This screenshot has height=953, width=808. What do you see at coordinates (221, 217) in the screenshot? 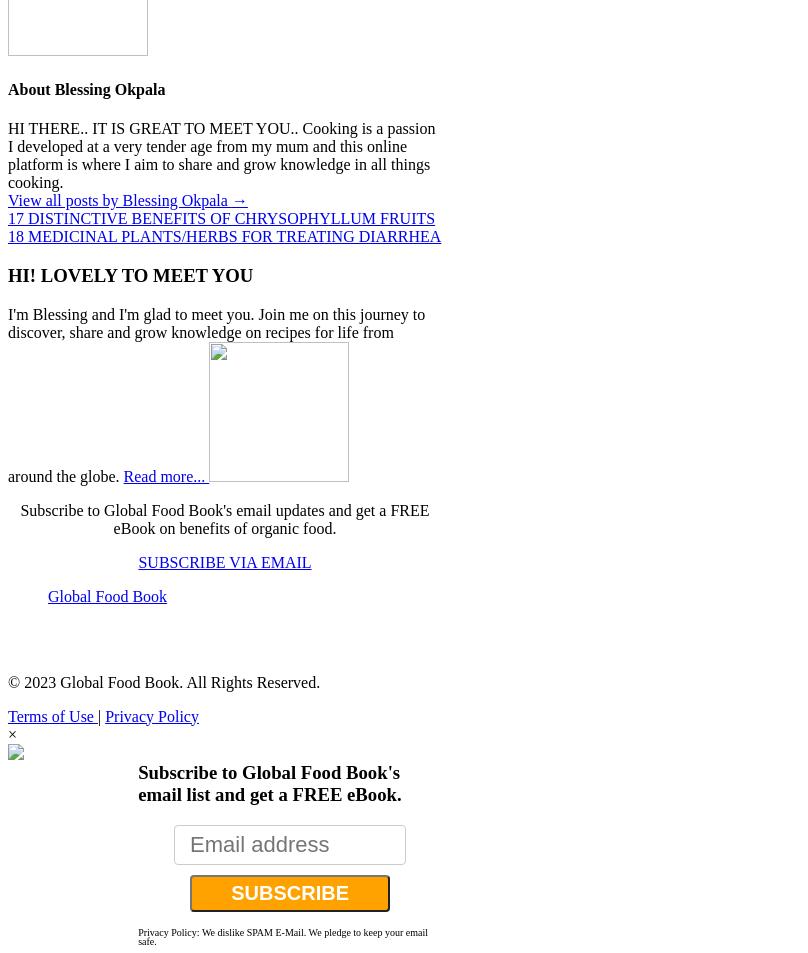
I see `'17 DISTINCTIVE BENEFITS OF CHRYSOPHYLLUM FRUITS'` at bounding box center [221, 217].